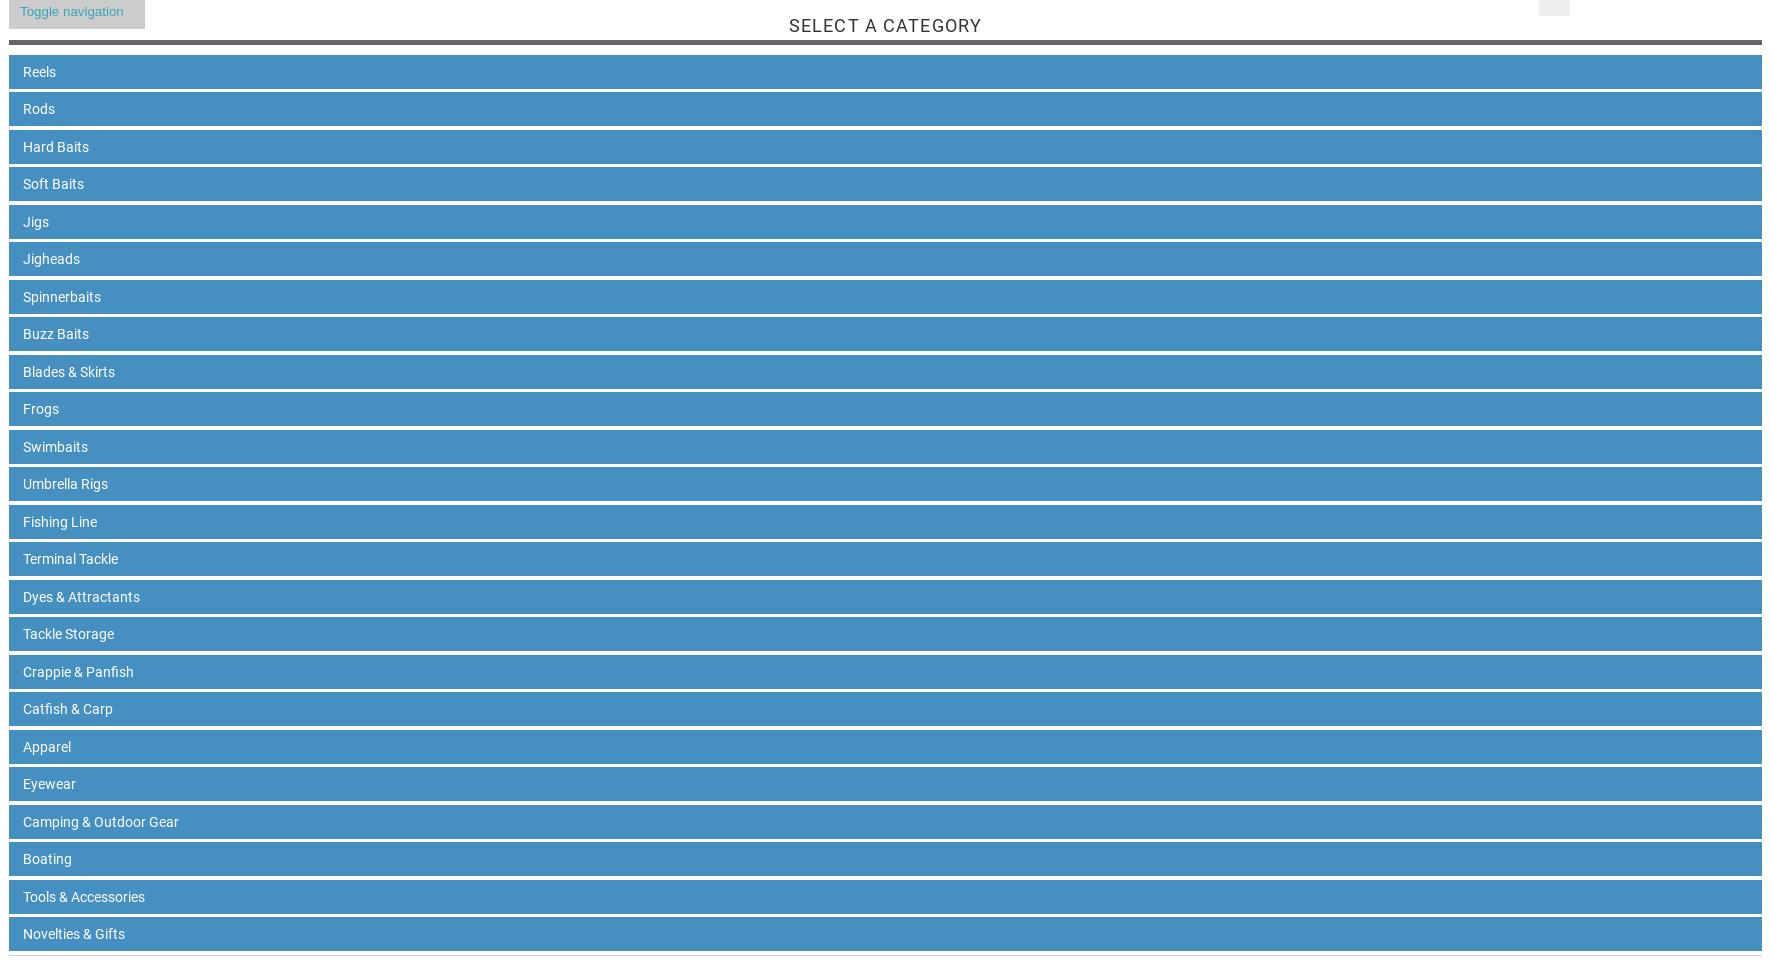  What do you see at coordinates (52, 183) in the screenshot?
I see `'Soft Baits'` at bounding box center [52, 183].